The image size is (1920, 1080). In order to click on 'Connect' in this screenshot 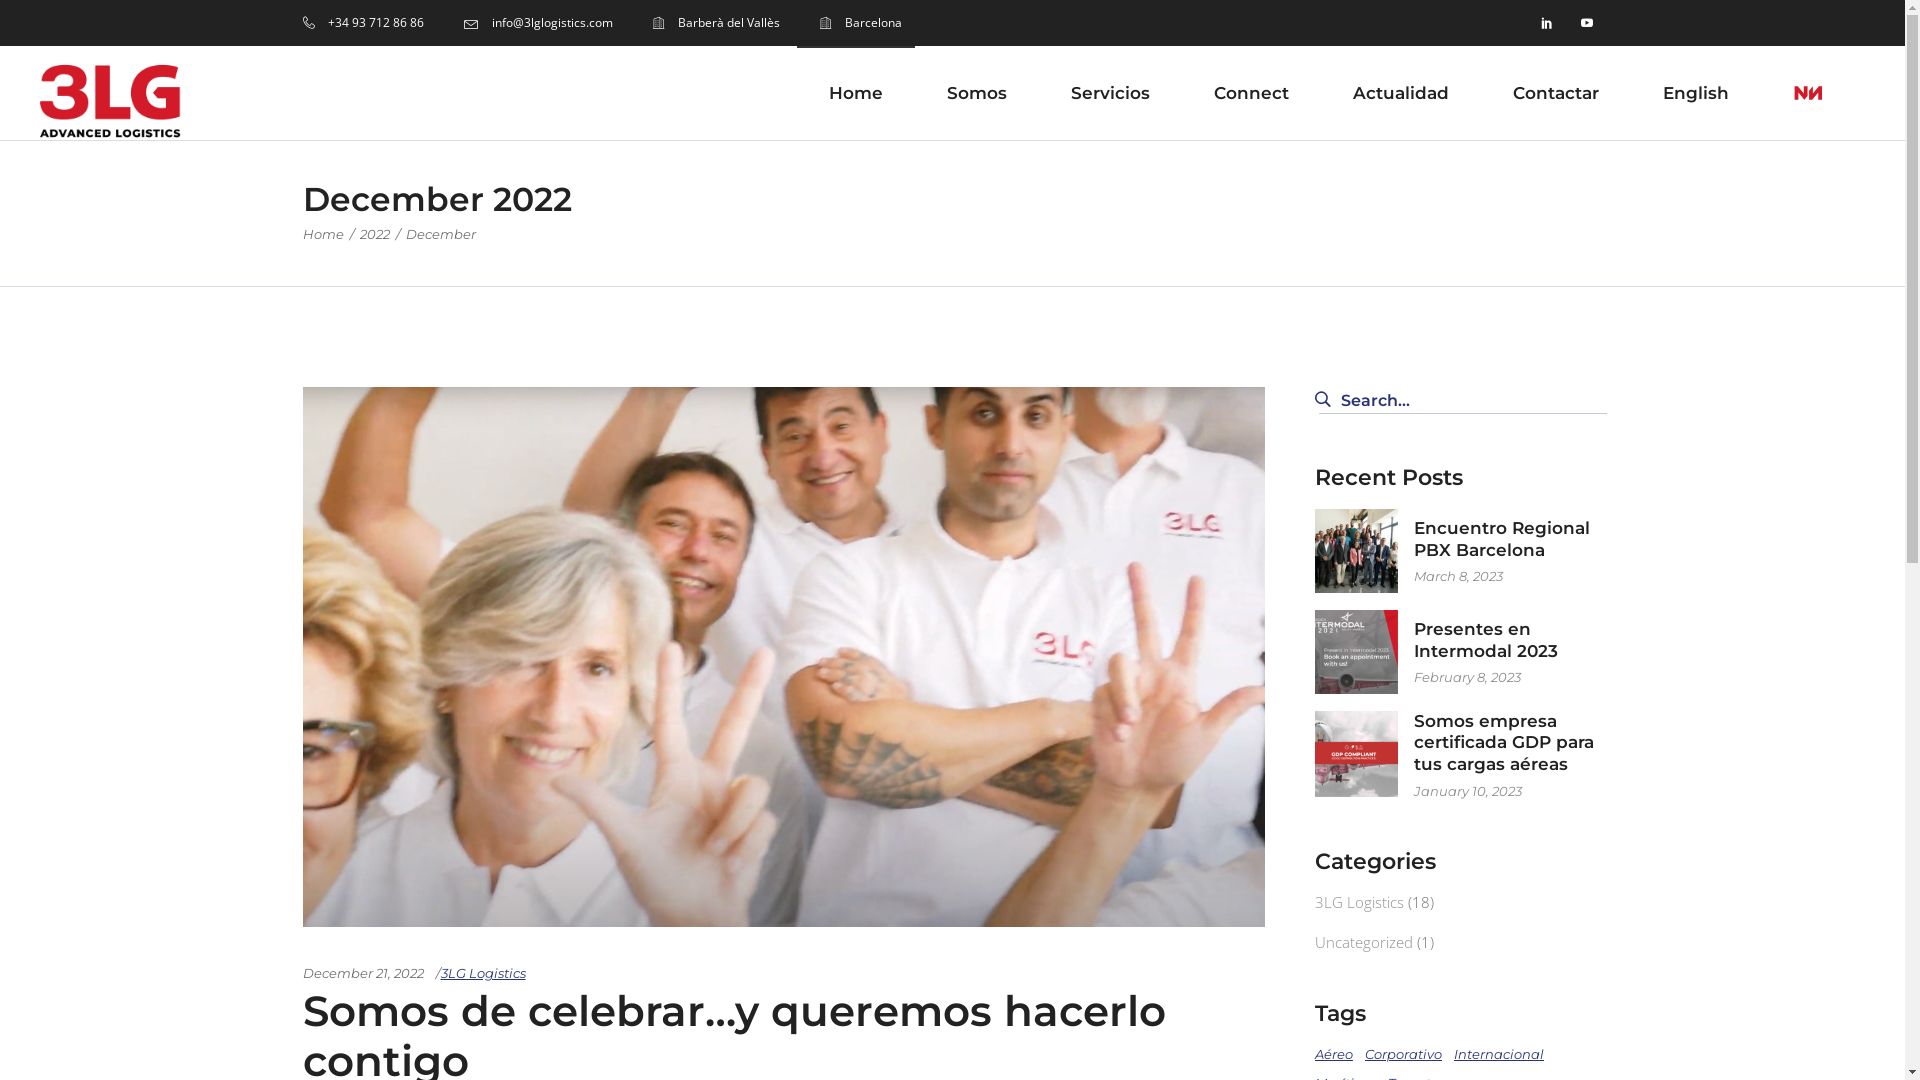, I will do `click(1250, 93)`.